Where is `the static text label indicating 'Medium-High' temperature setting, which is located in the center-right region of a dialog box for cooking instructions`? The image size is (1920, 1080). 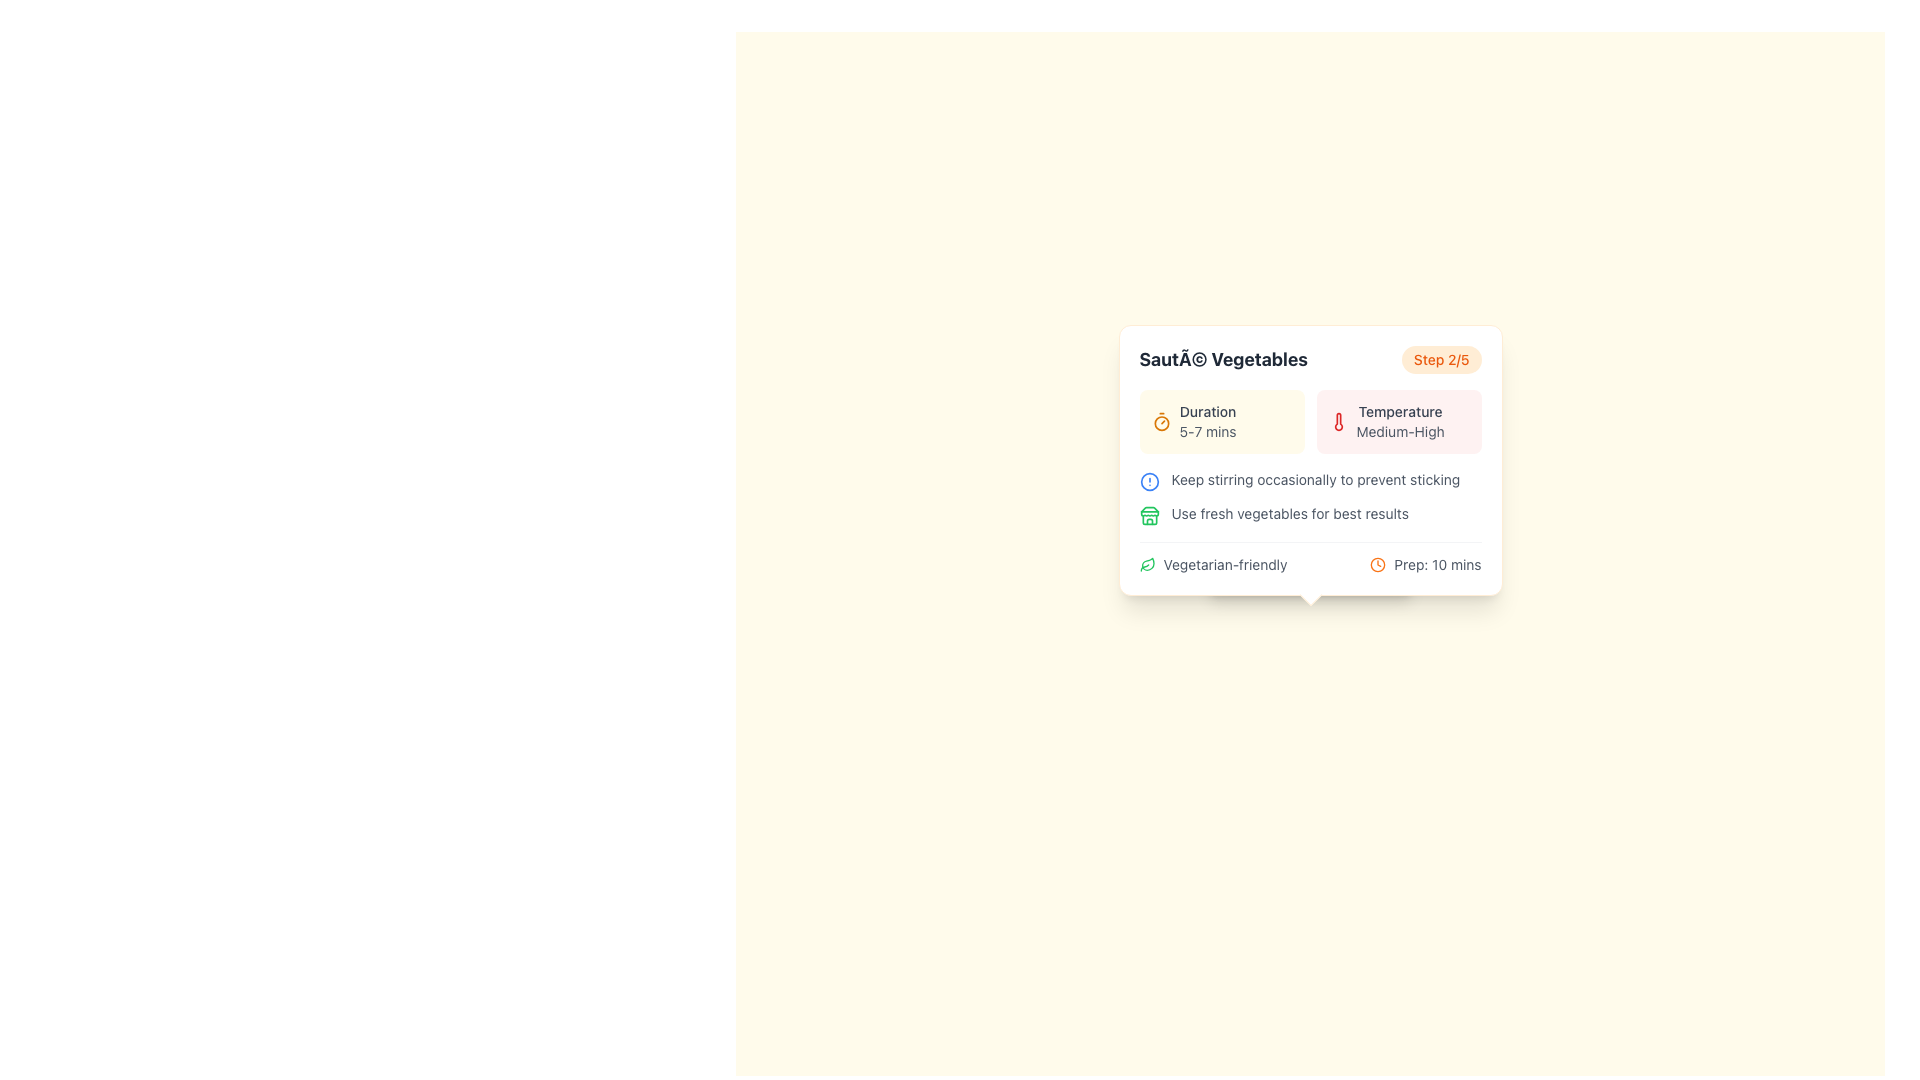 the static text label indicating 'Medium-High' temperature setting, which is located in the center-right region of a dialog box for cooking instructions is located at coordinates (1399, 411).